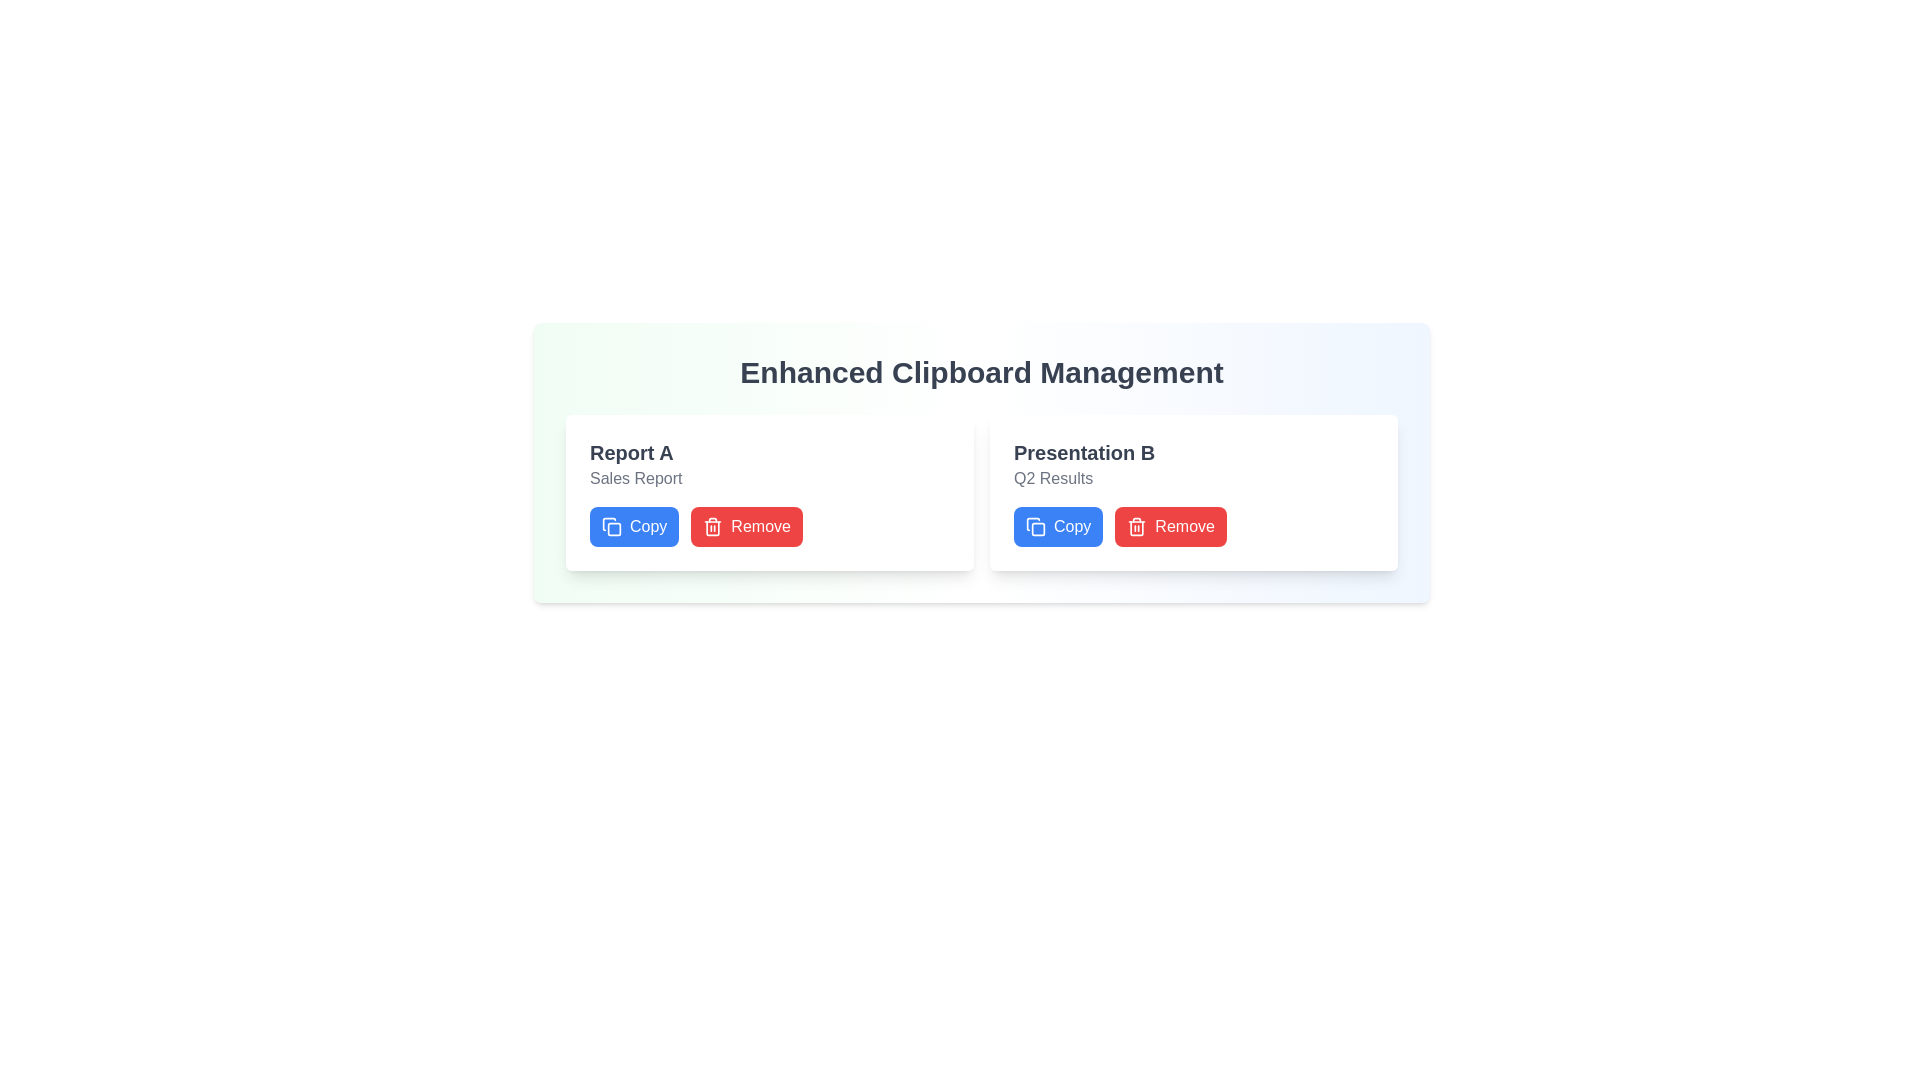  Describe the element at coordinates (1083, 452) in the screenshot. I see `text label that says 'Presentation B', which is styled with a bold font and is located at the top of the right card in a two-card layout` at that location.